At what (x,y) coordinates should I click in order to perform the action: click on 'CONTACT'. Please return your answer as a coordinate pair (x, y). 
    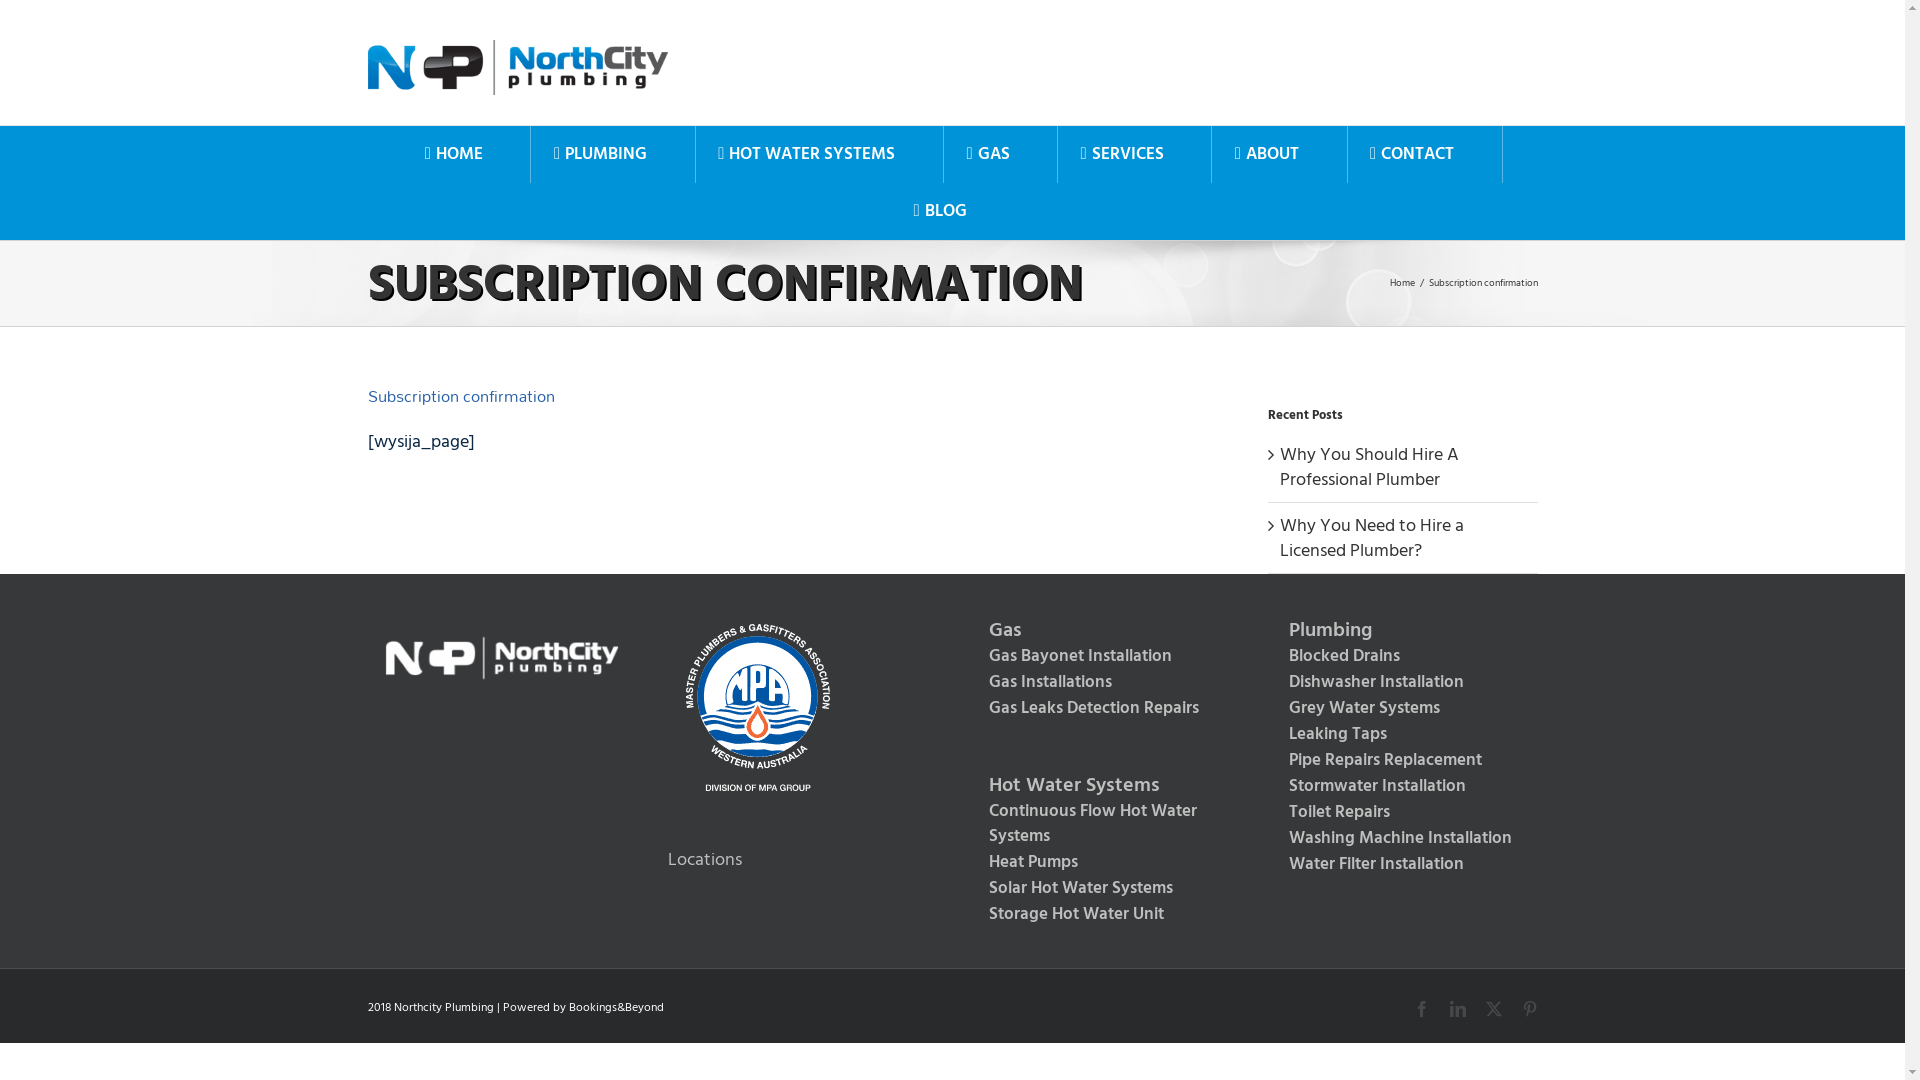
    Looking at the image, I should click on (1411, 153).